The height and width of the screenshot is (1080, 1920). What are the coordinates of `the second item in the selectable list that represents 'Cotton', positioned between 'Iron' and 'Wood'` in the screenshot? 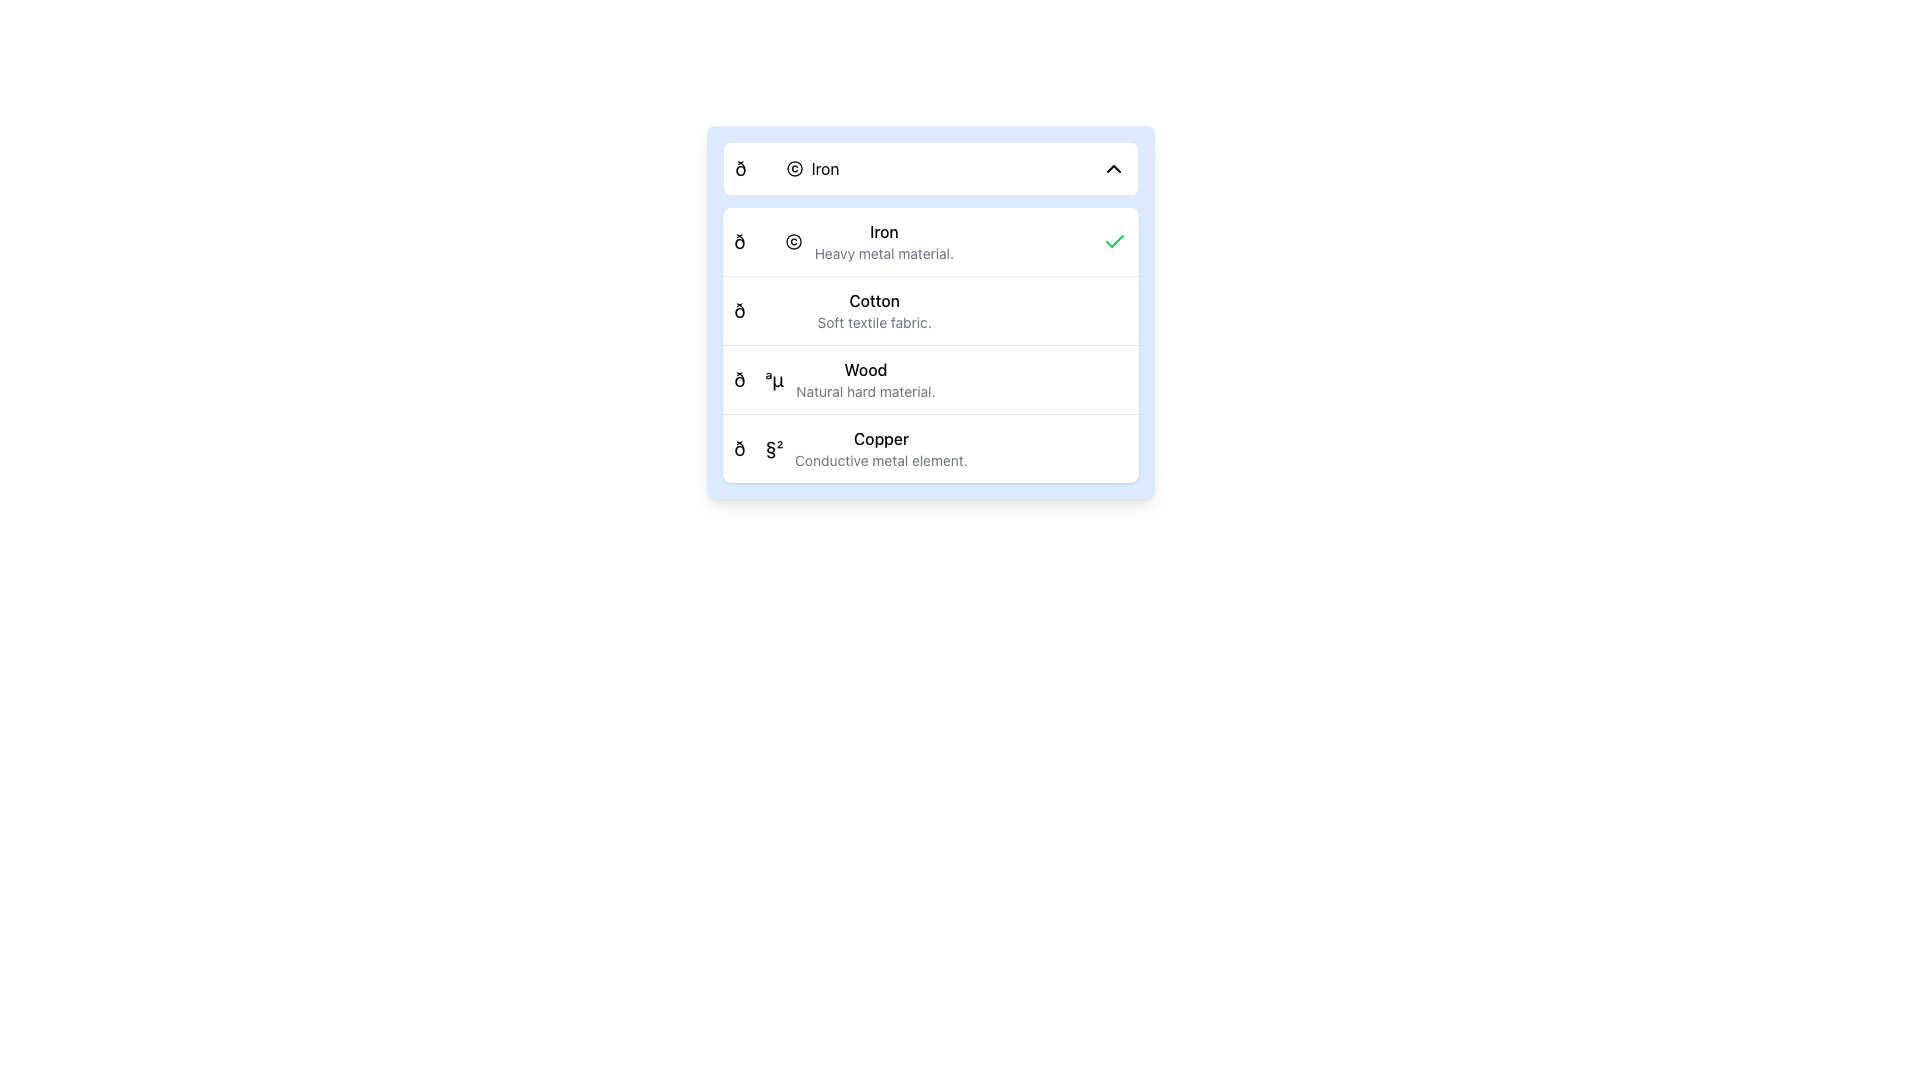 It's located at (929, 310).